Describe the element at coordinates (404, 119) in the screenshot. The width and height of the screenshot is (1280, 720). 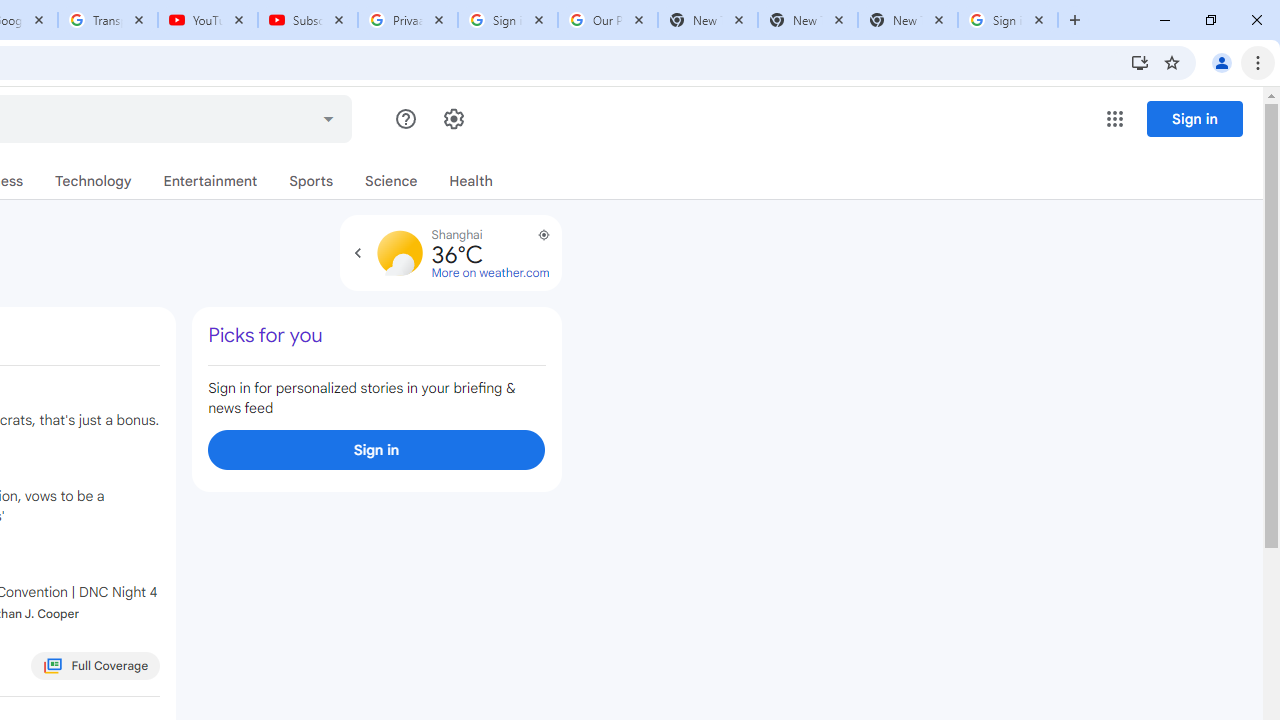
I see `'Help'` at that location.